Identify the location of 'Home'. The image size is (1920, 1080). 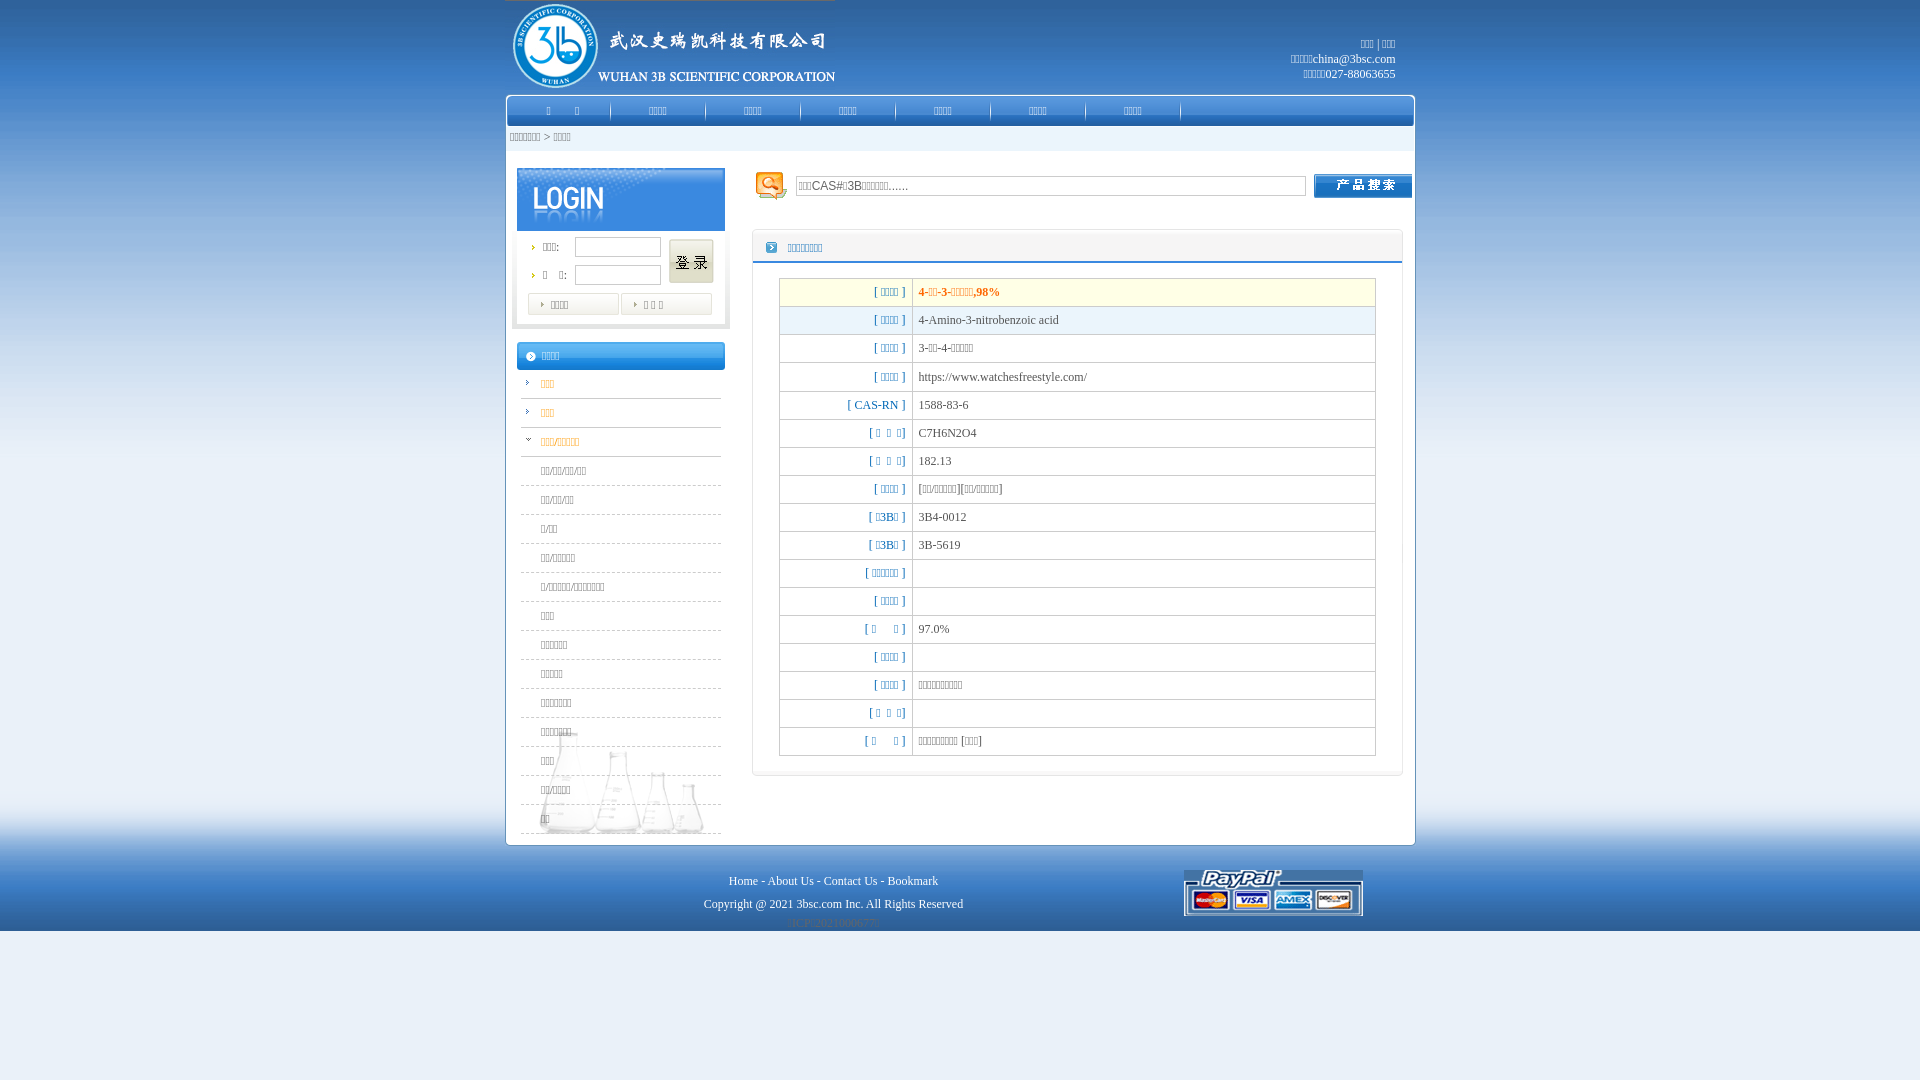
(742, 879).